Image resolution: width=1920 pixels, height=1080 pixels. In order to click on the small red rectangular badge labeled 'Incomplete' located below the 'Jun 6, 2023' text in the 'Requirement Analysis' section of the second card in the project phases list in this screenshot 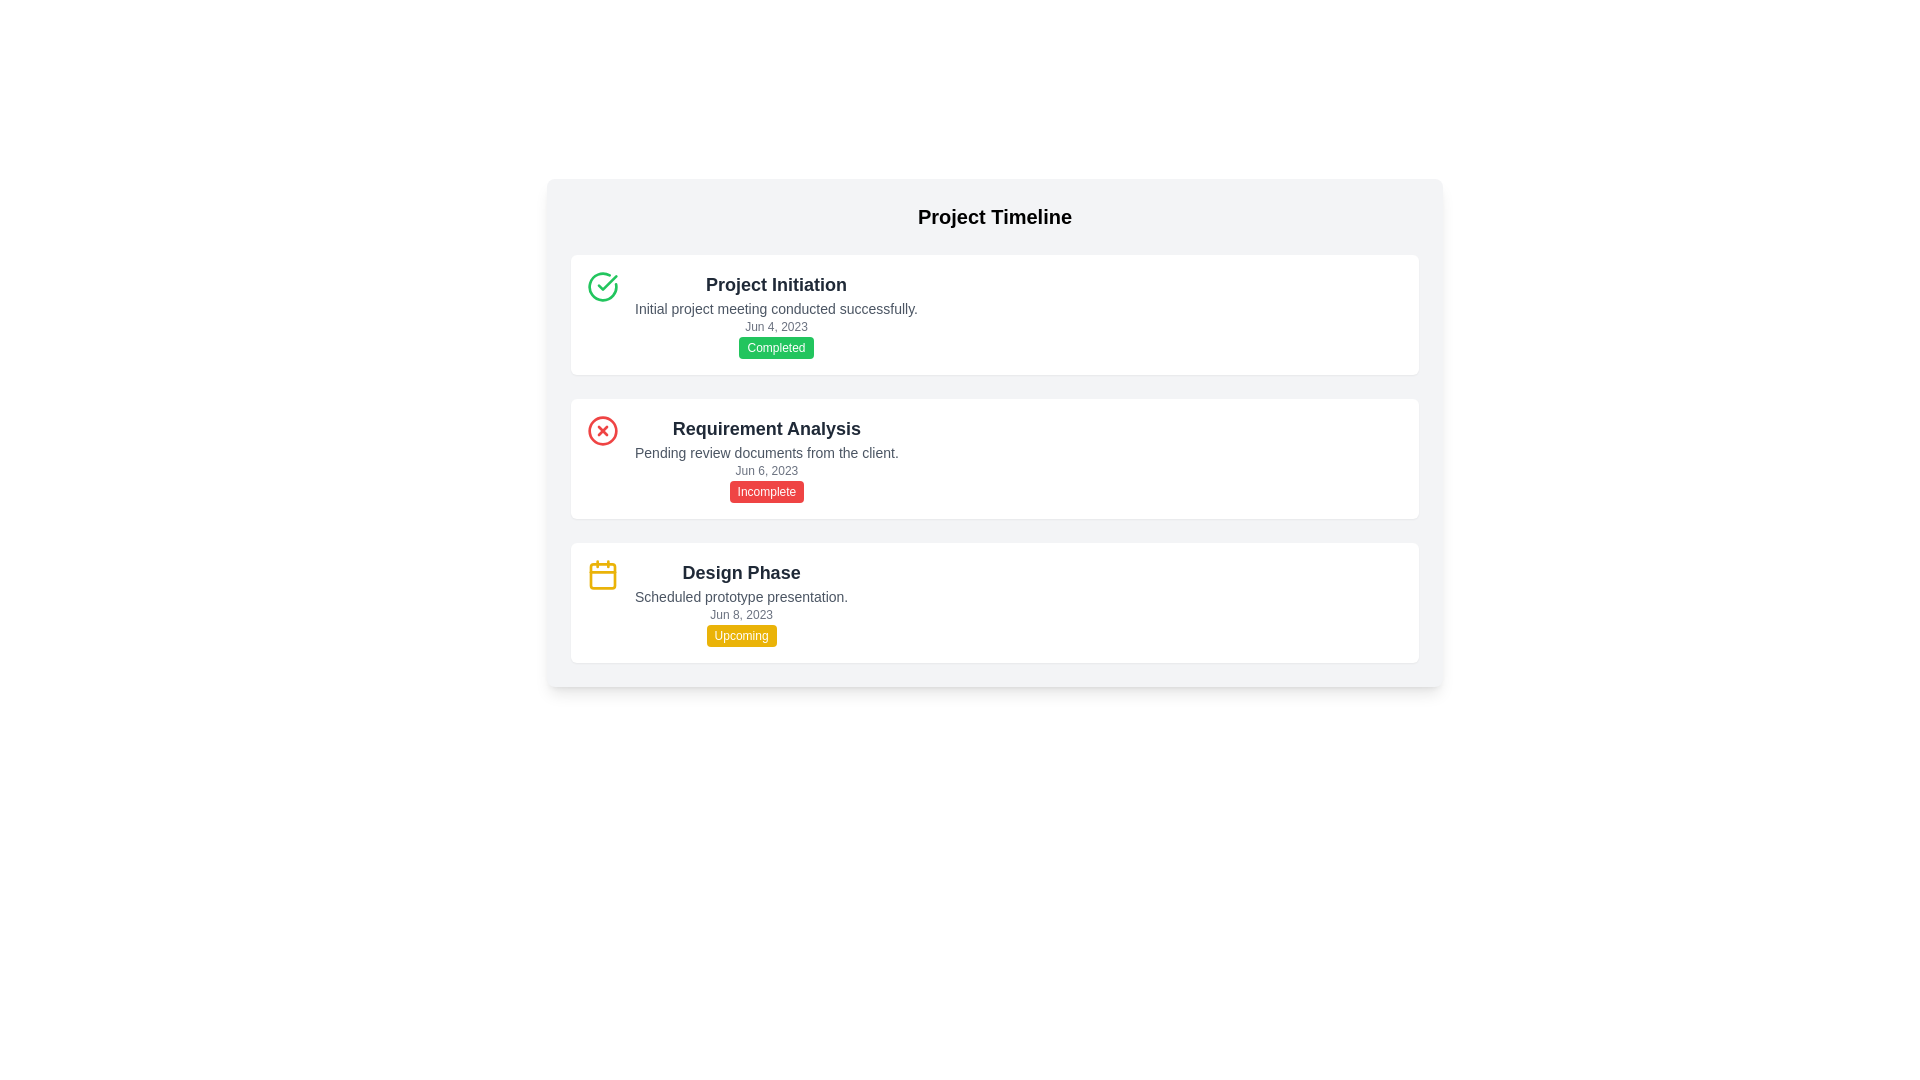, I will do `click(765, 492)`.